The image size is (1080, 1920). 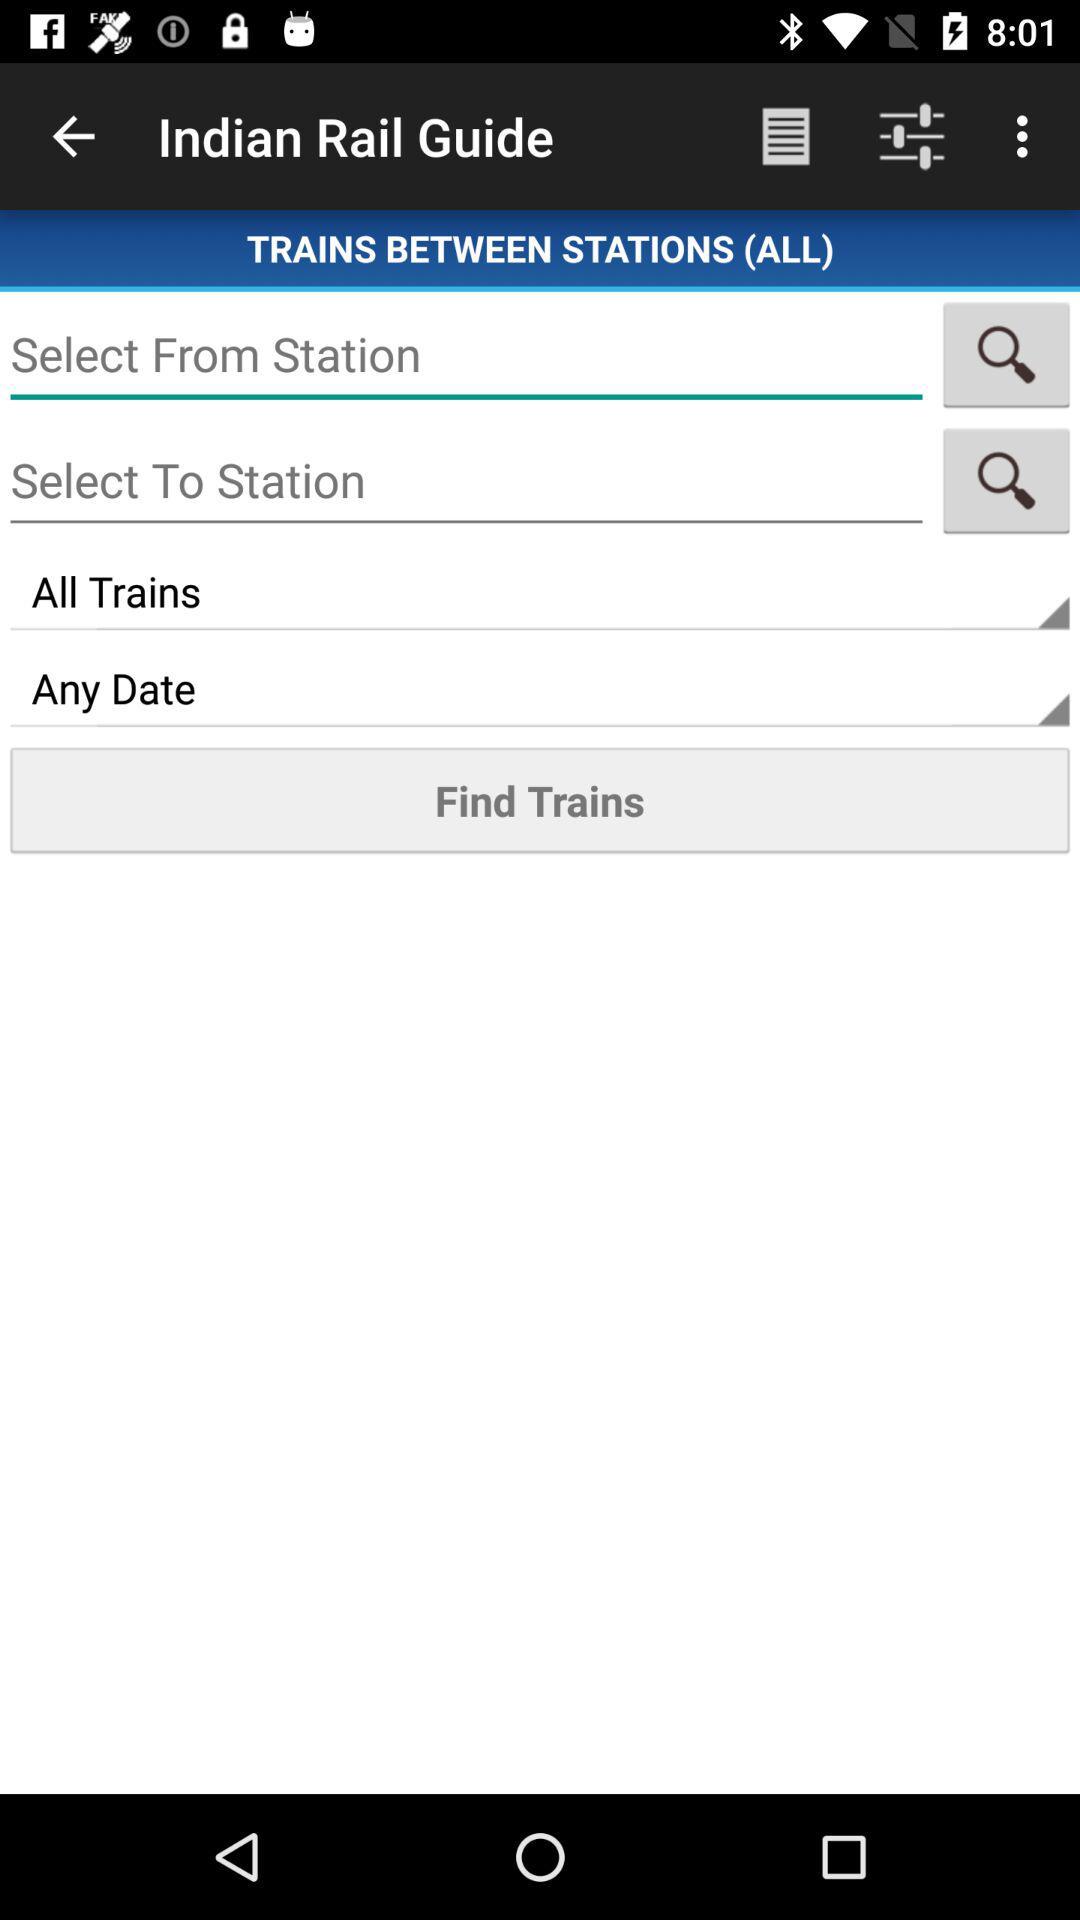 What do you see at coordinates (1006, 354) in the screenshot?
I see `search` at bounding box center [1006, 354].